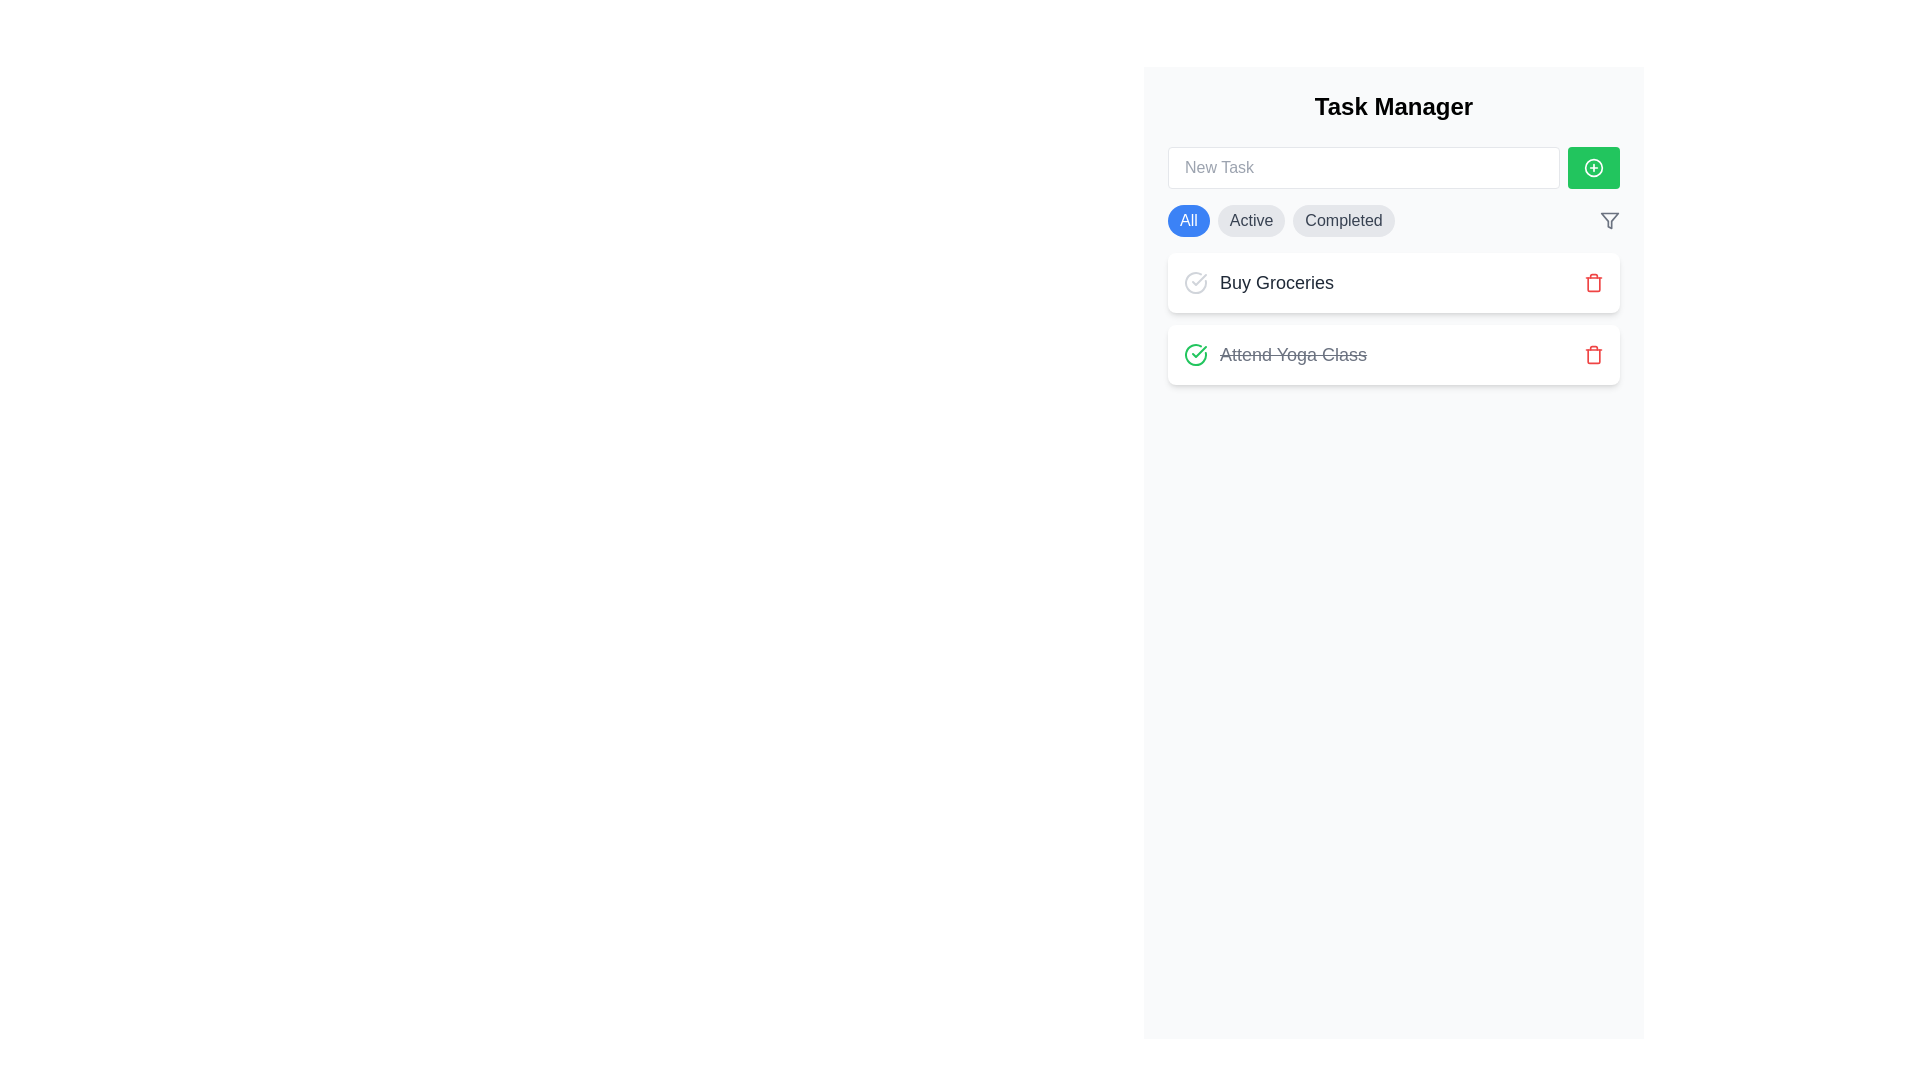  What do you see at coordinates (1250, 220) in the screenshot?
I see `the filter button located between the 'All' button and the 'Completed' button to observe the hover effect` at bounding box center [1250, 220].